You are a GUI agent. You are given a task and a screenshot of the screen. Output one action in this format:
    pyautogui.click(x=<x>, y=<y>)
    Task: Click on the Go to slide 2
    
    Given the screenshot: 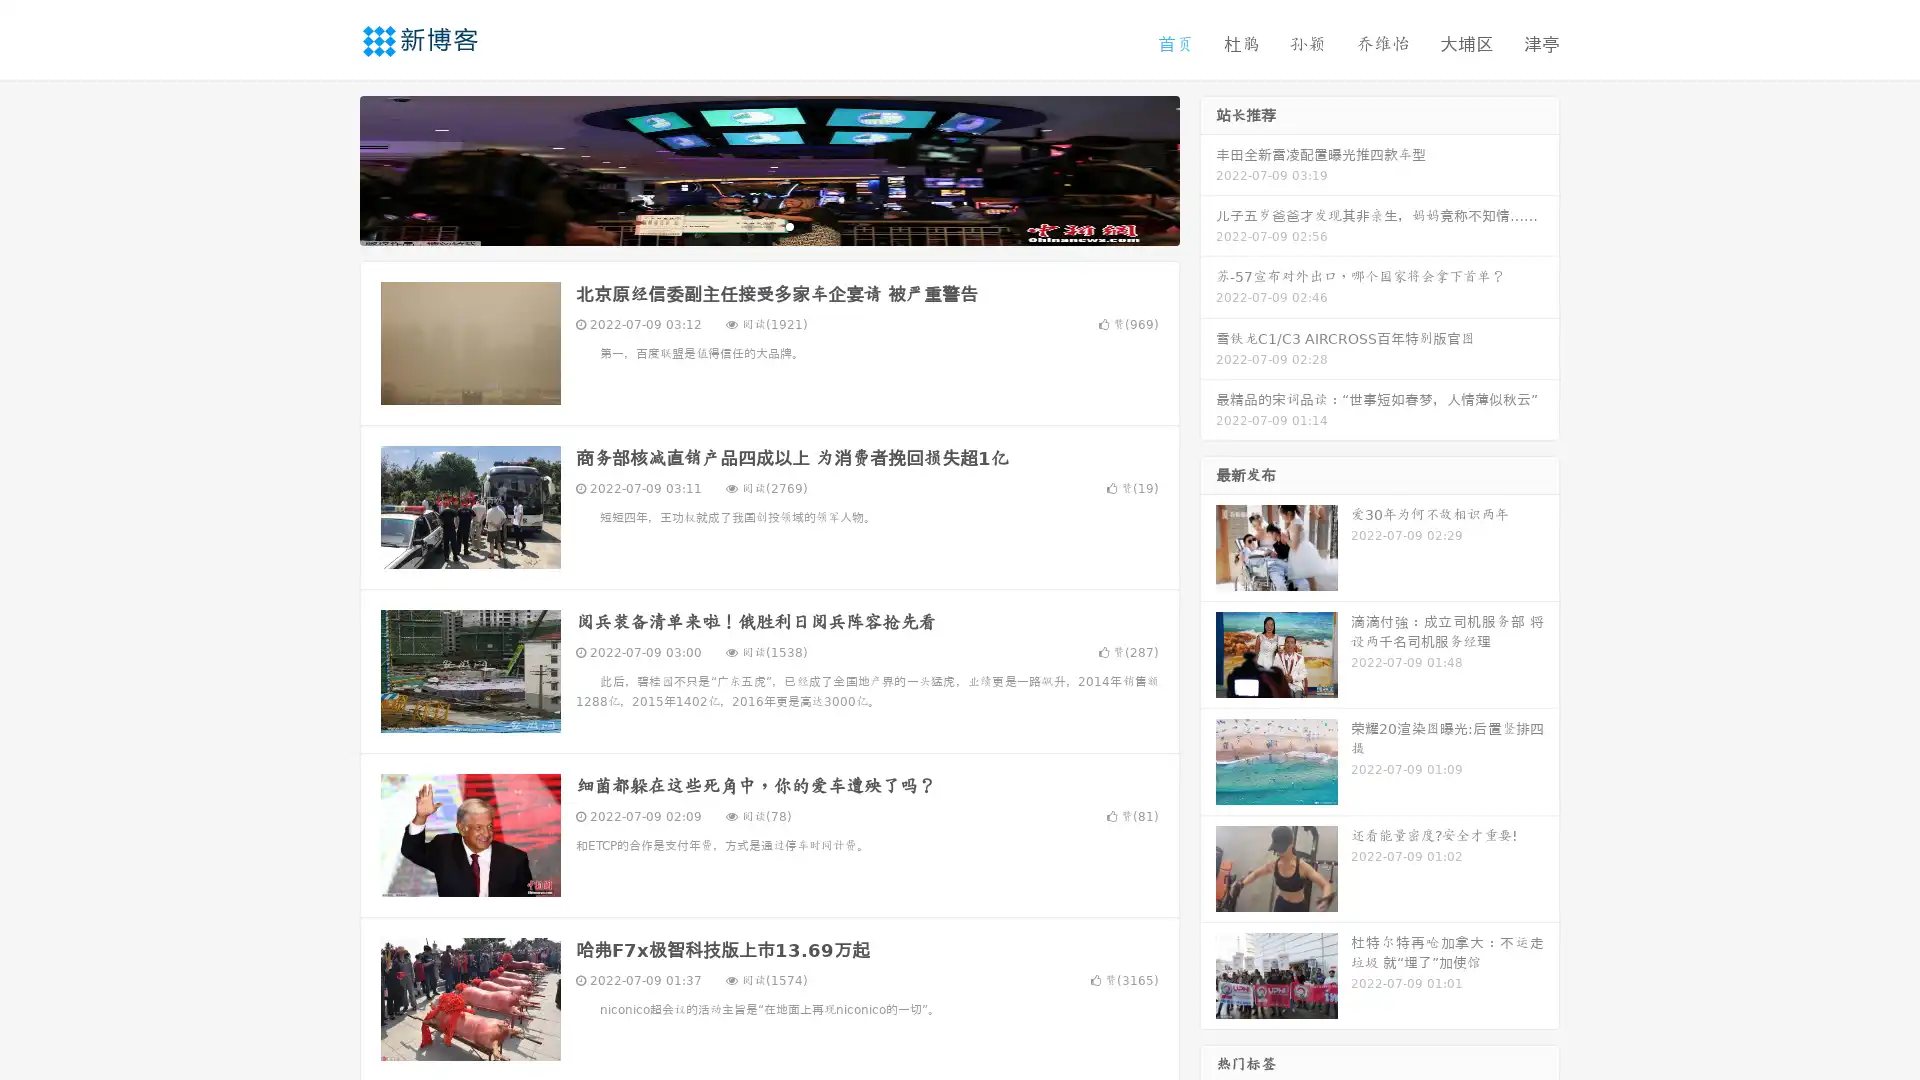 What is the action you would take?
    pyautogui.click(x=768, y=225)
    